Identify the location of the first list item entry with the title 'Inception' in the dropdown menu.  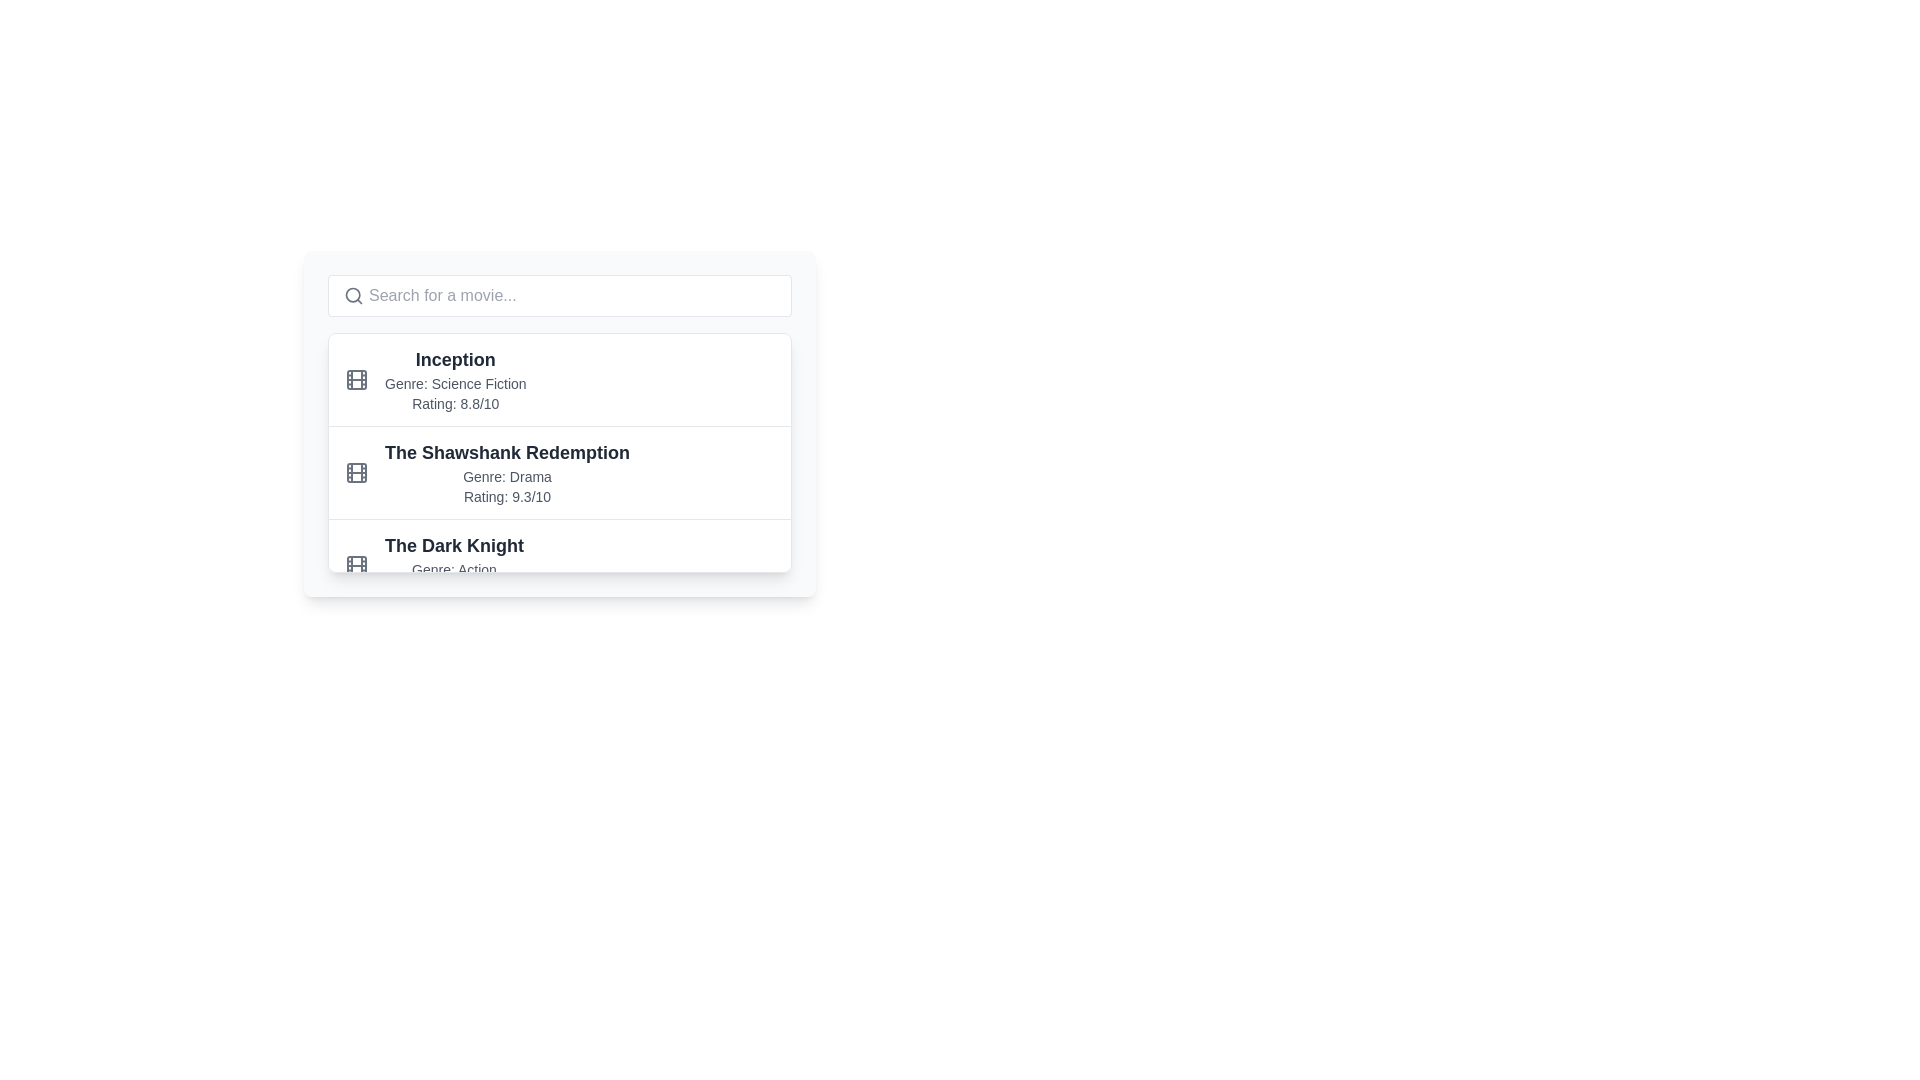
(560, 380).